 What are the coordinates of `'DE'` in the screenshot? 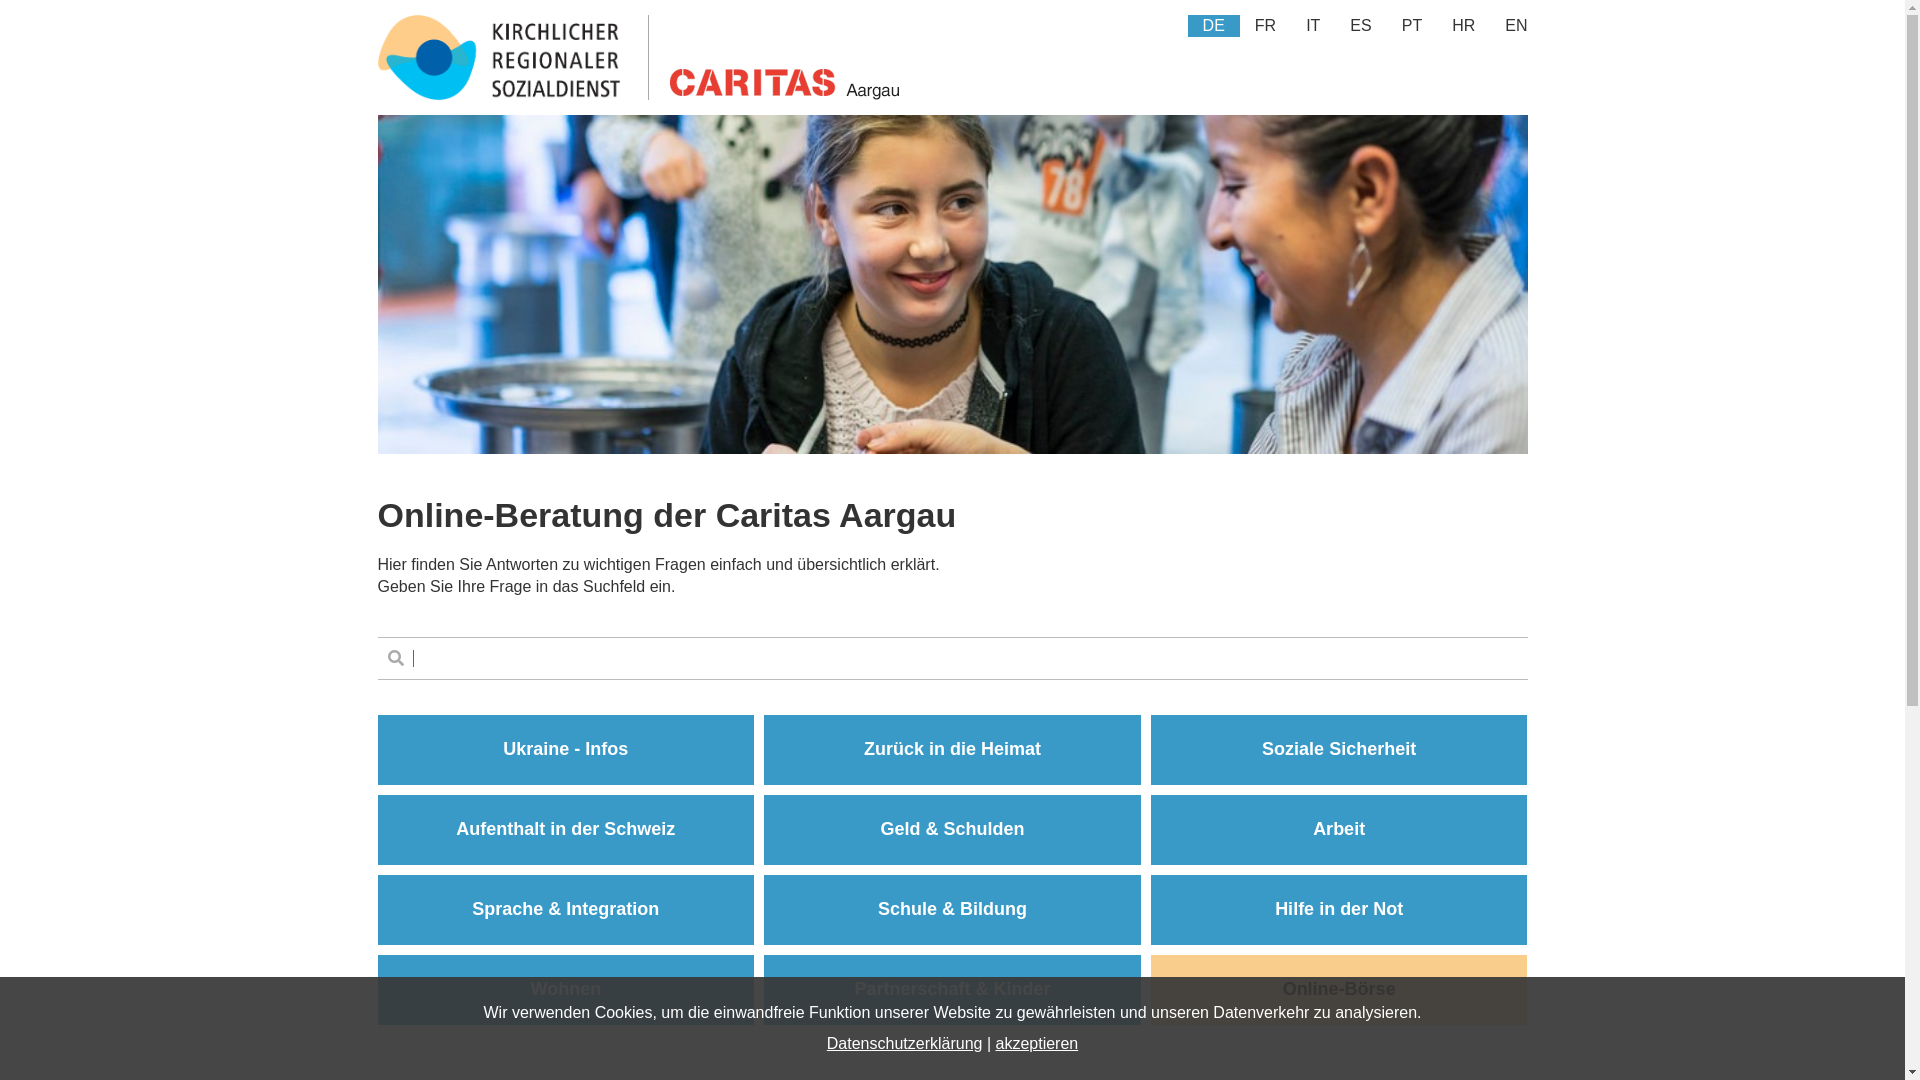 It's located at (1213, 26).